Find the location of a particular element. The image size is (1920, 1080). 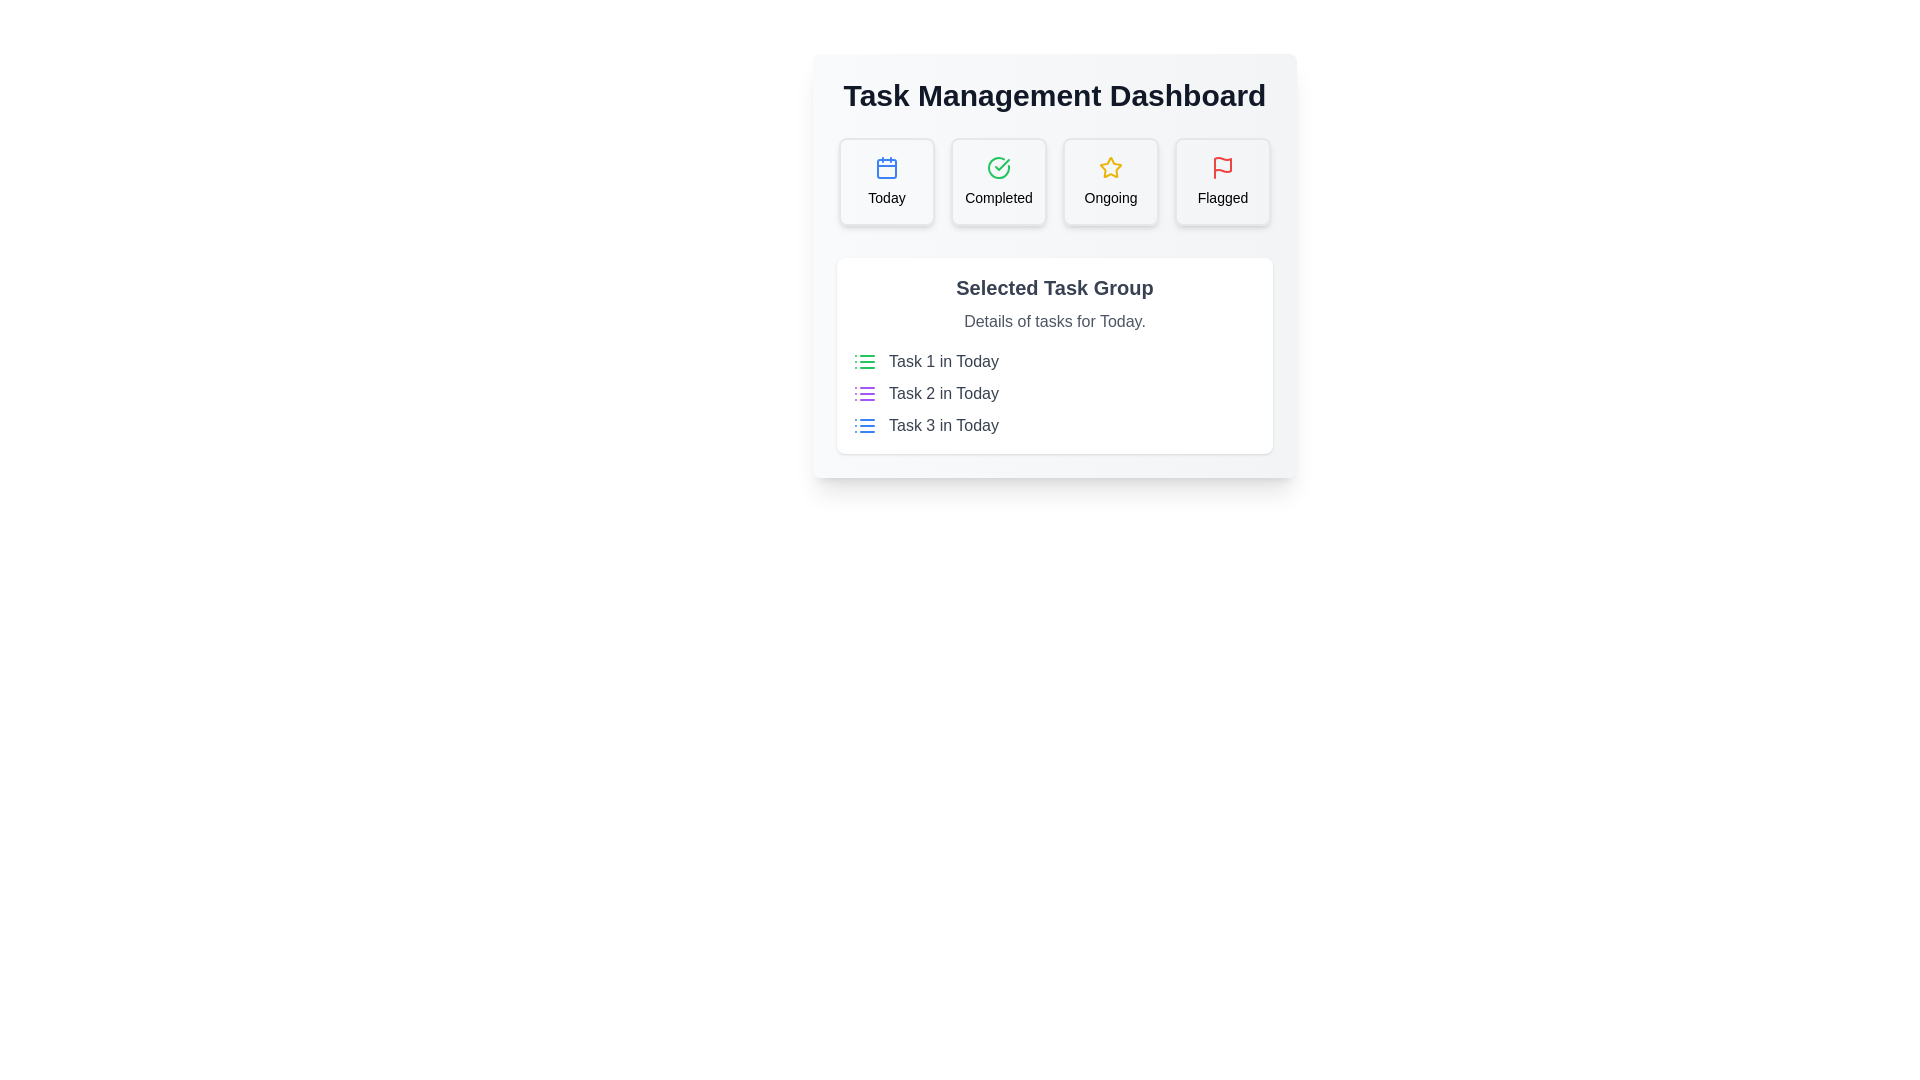

text label displaying the word 'Today', which is centrally aligned under a button on the upper-left side of the interface is located at coordinates (886, 197).